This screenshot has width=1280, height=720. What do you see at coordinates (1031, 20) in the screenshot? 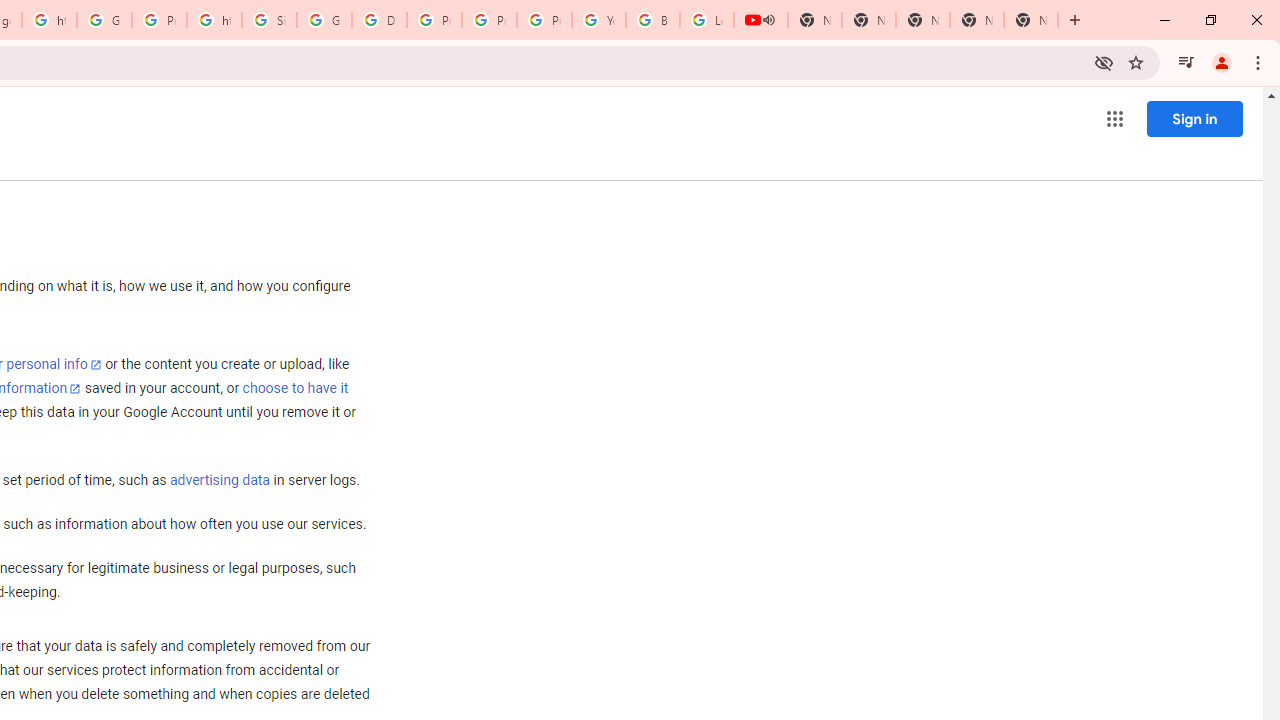
I see `'New Tab'` at bounding box center [1031, 20].